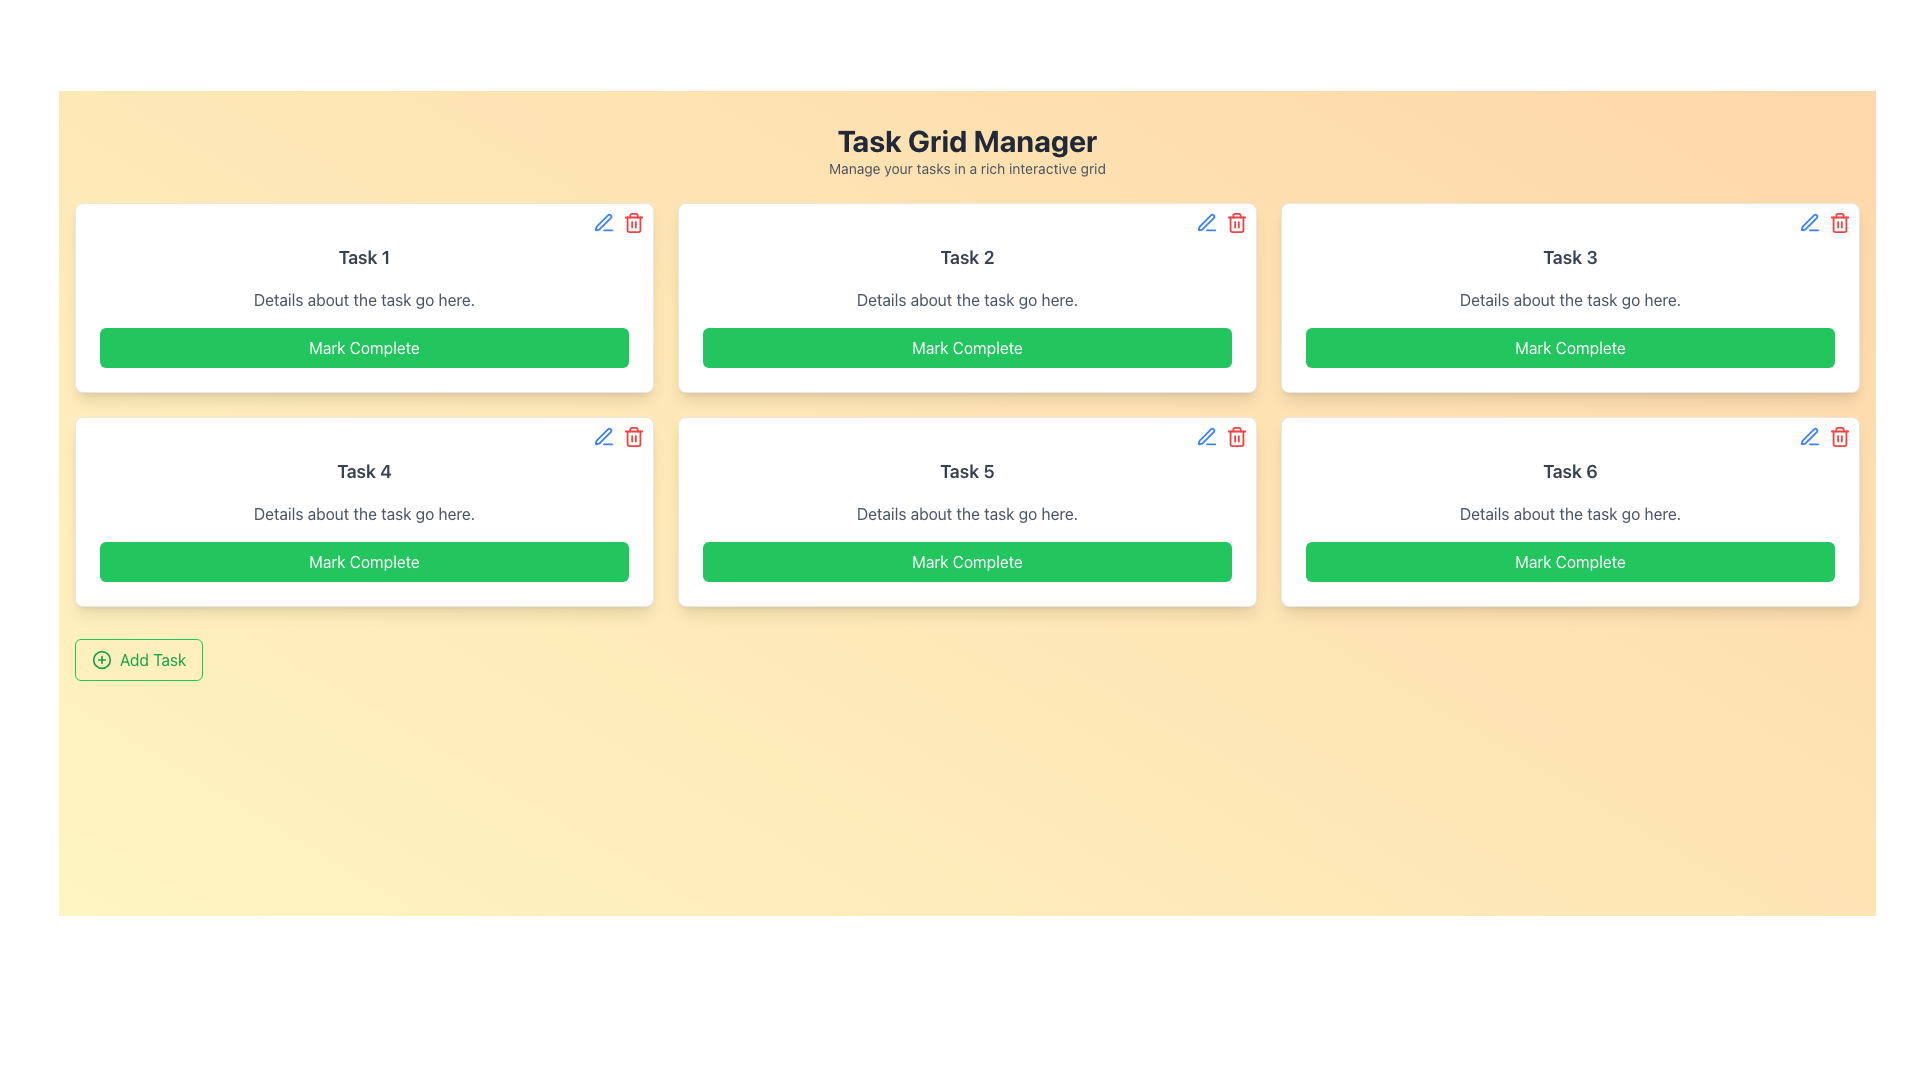  What do you see at coordinates (632, 223) in the screenshot?
I see `the delete button located at the top-right corner of the card labeled 'Task 1'` at bounding box center [632, 223].